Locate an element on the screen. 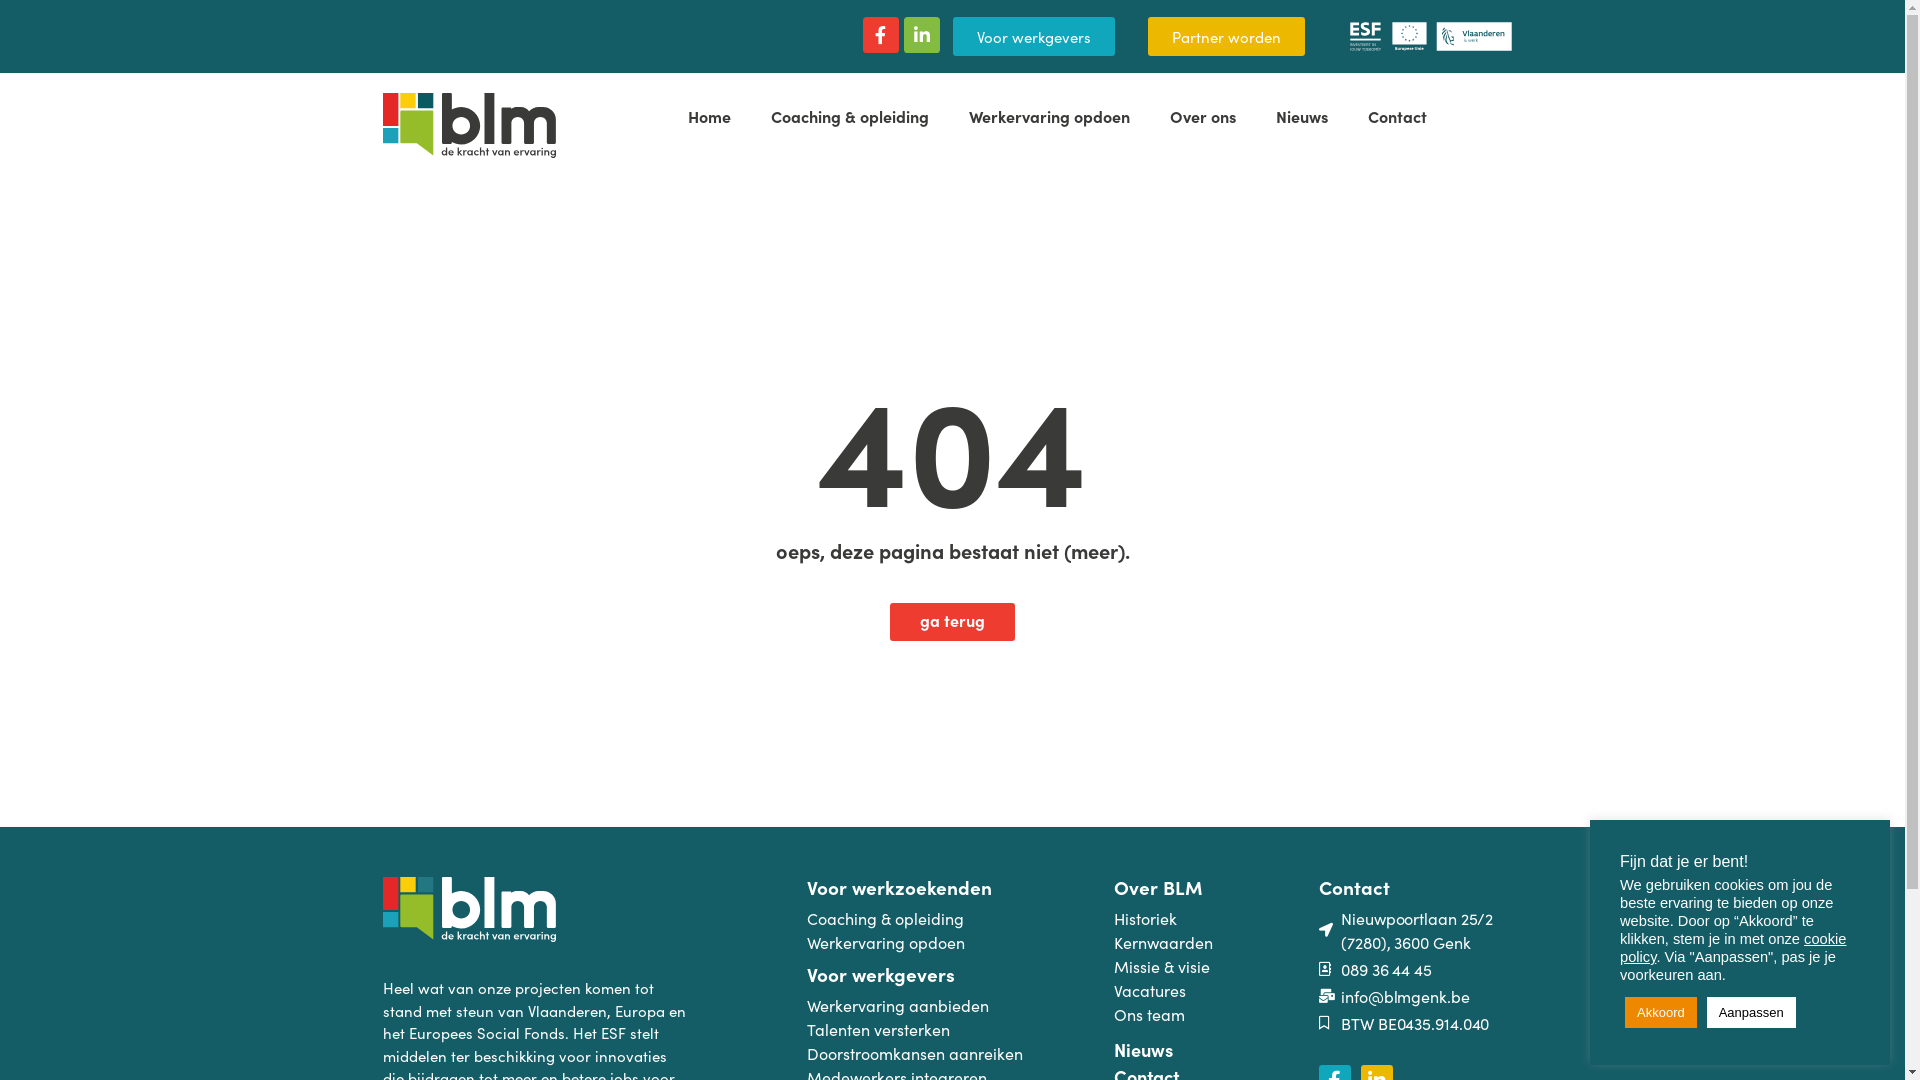  'Home' is located at coordinates (709, 115).